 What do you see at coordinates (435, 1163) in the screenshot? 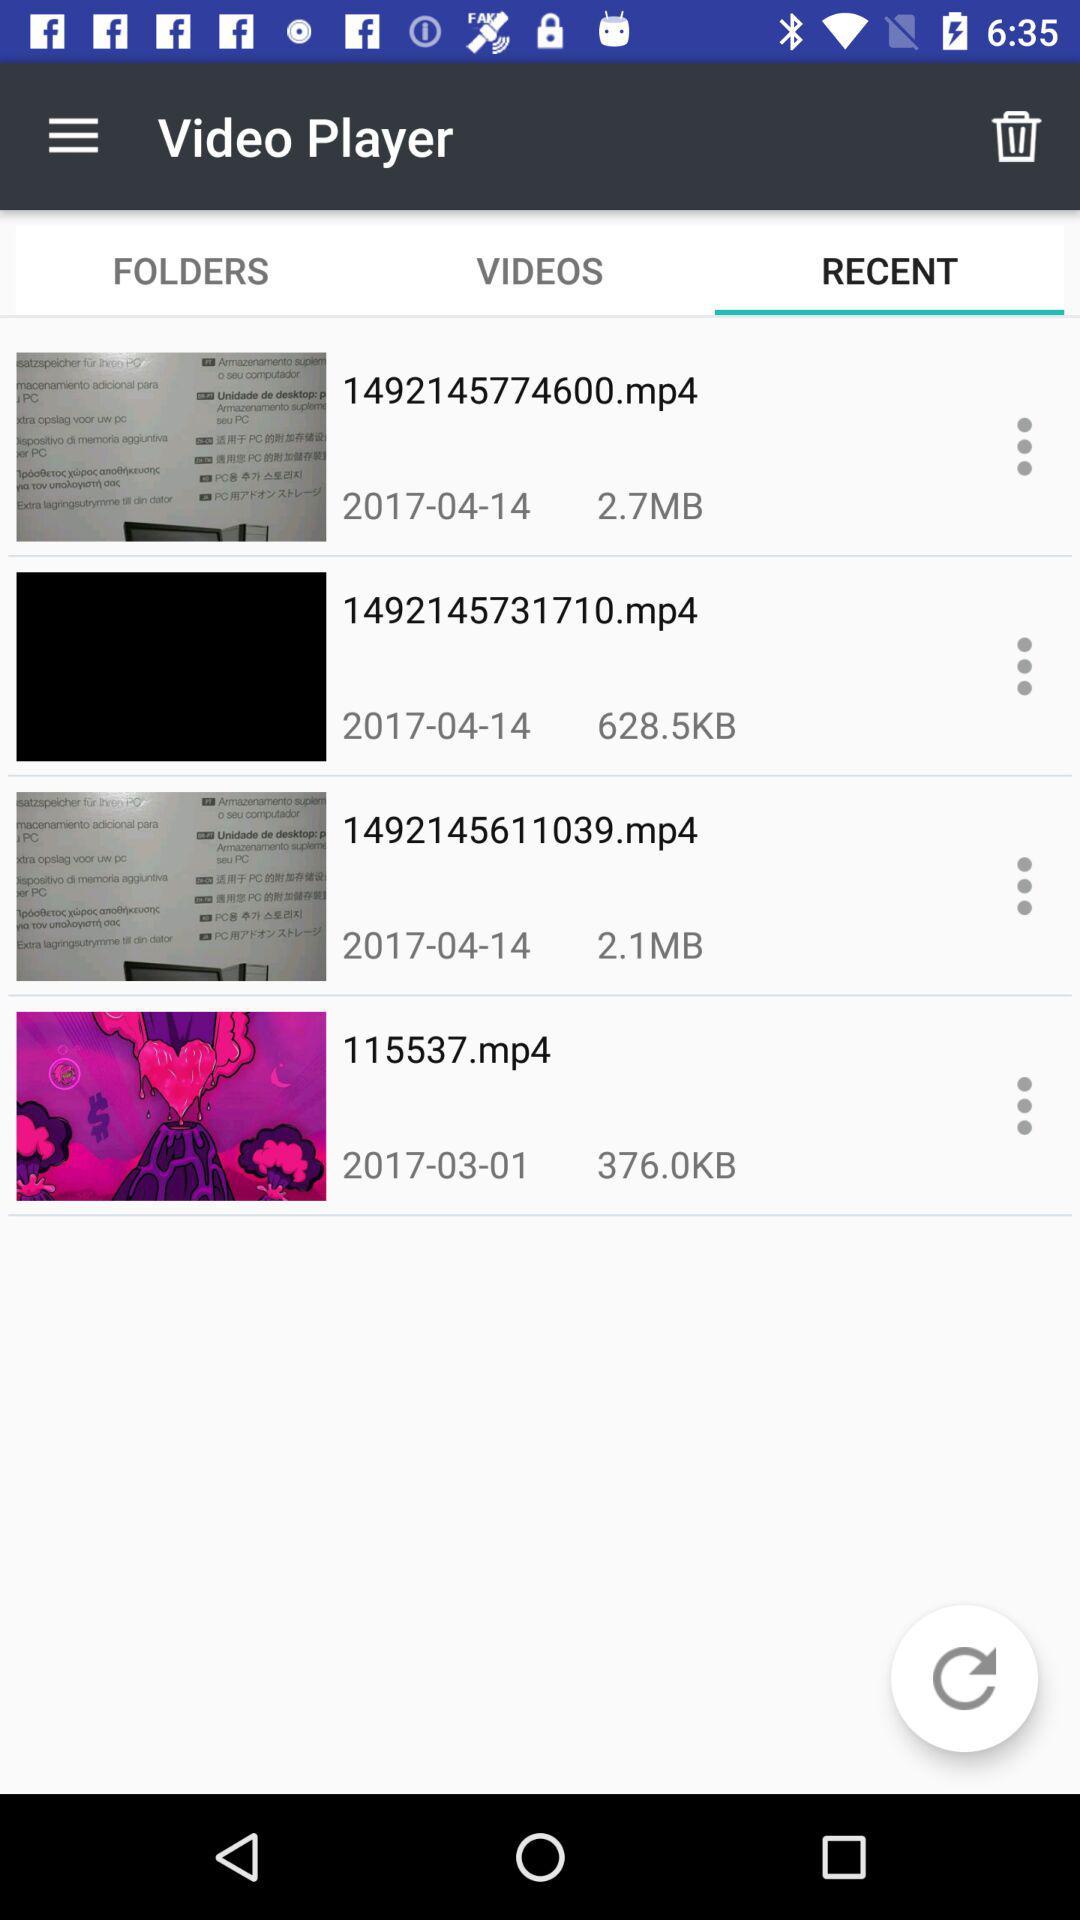
I see `item next to 376.0kb item` at bounding box center [435, 1163].